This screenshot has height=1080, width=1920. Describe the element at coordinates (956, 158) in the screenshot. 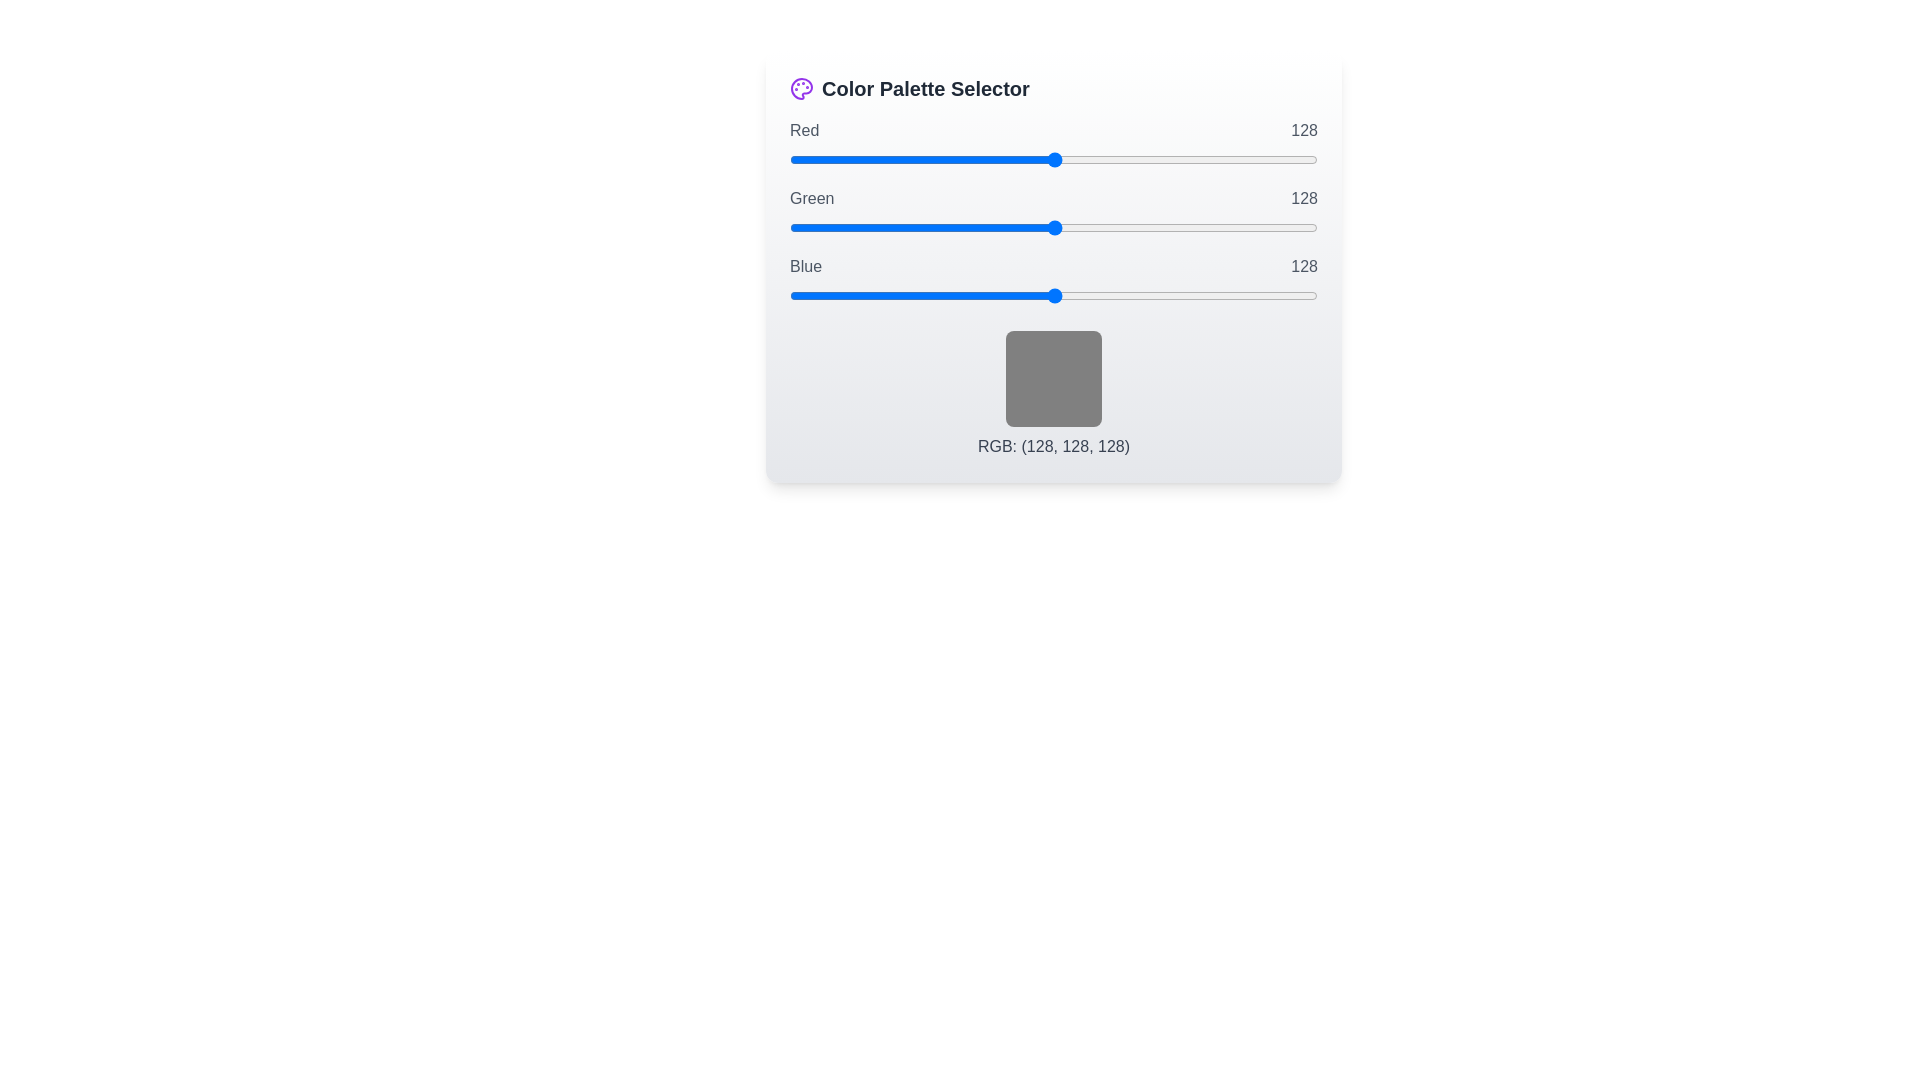

I see `the red slider to set its value to 81` at that location.